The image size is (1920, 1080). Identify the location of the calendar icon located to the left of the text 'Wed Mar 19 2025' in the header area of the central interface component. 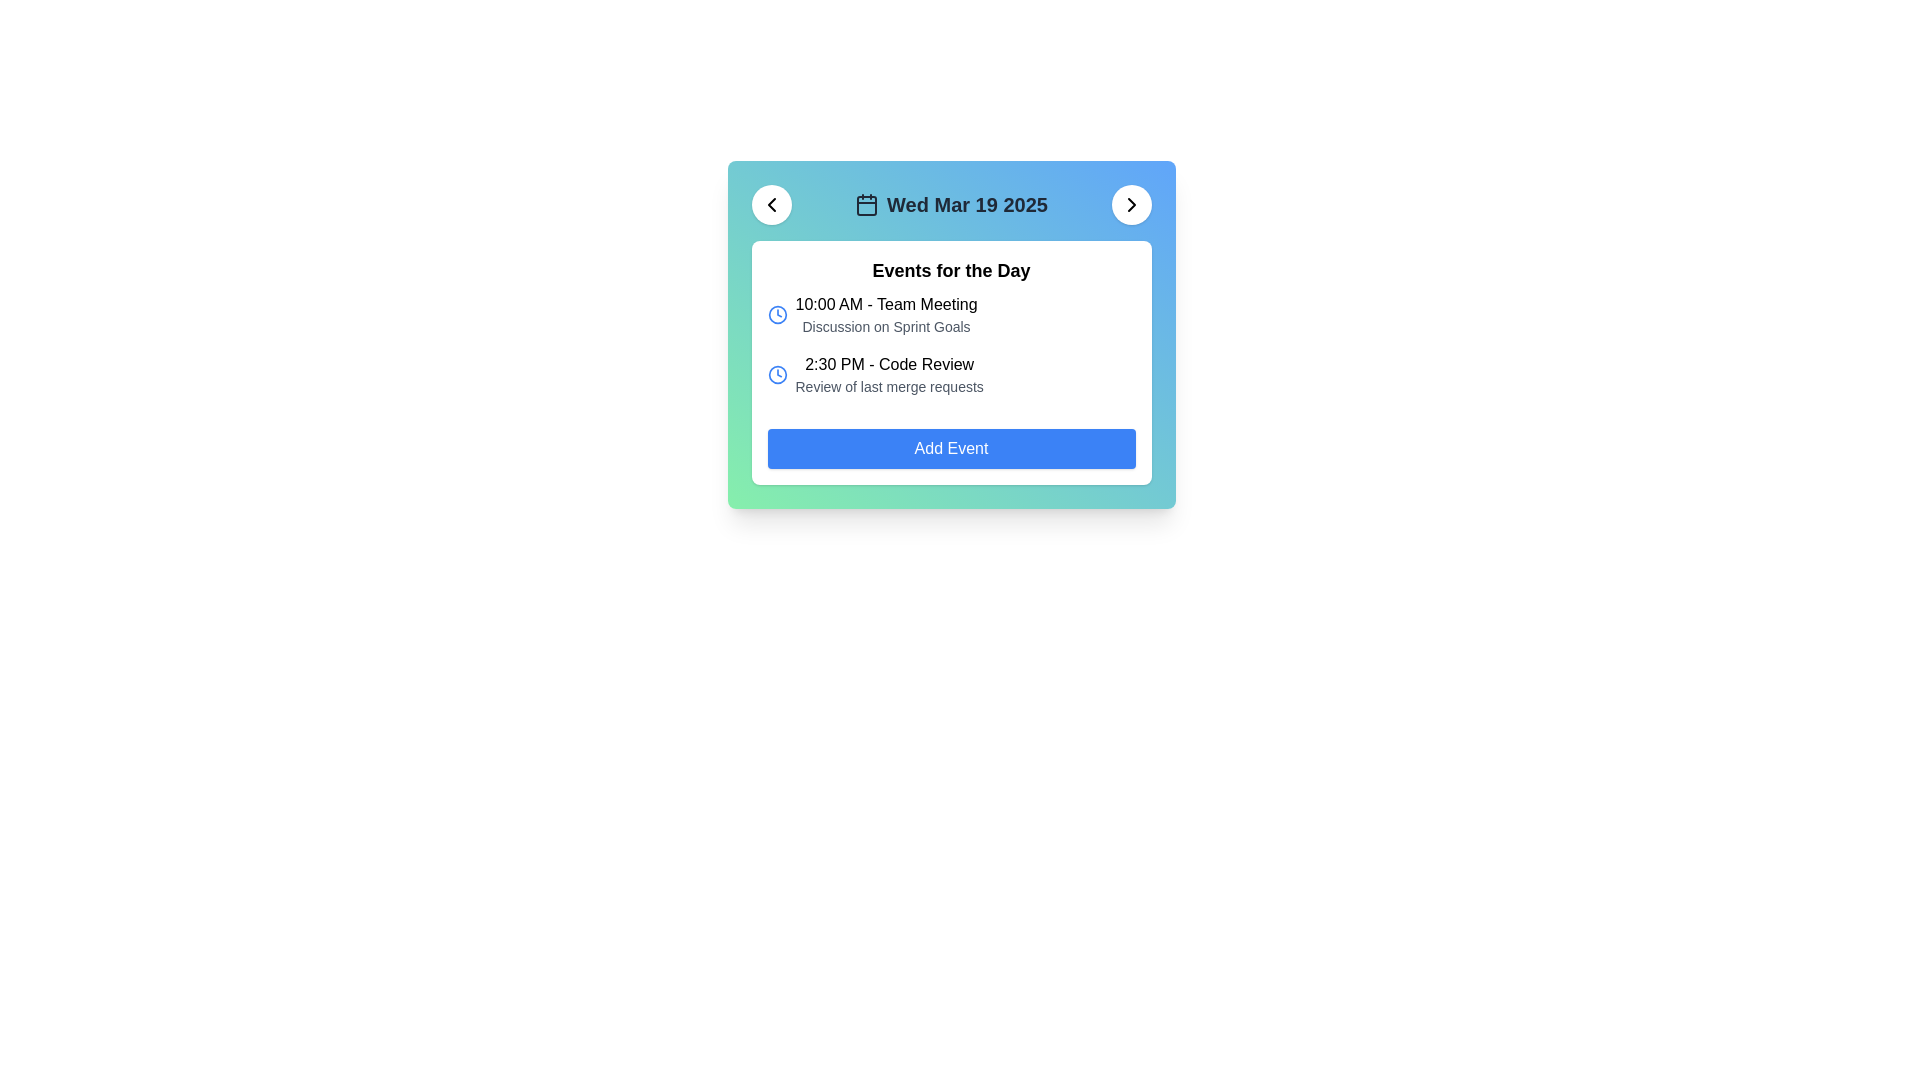
(867, 204).